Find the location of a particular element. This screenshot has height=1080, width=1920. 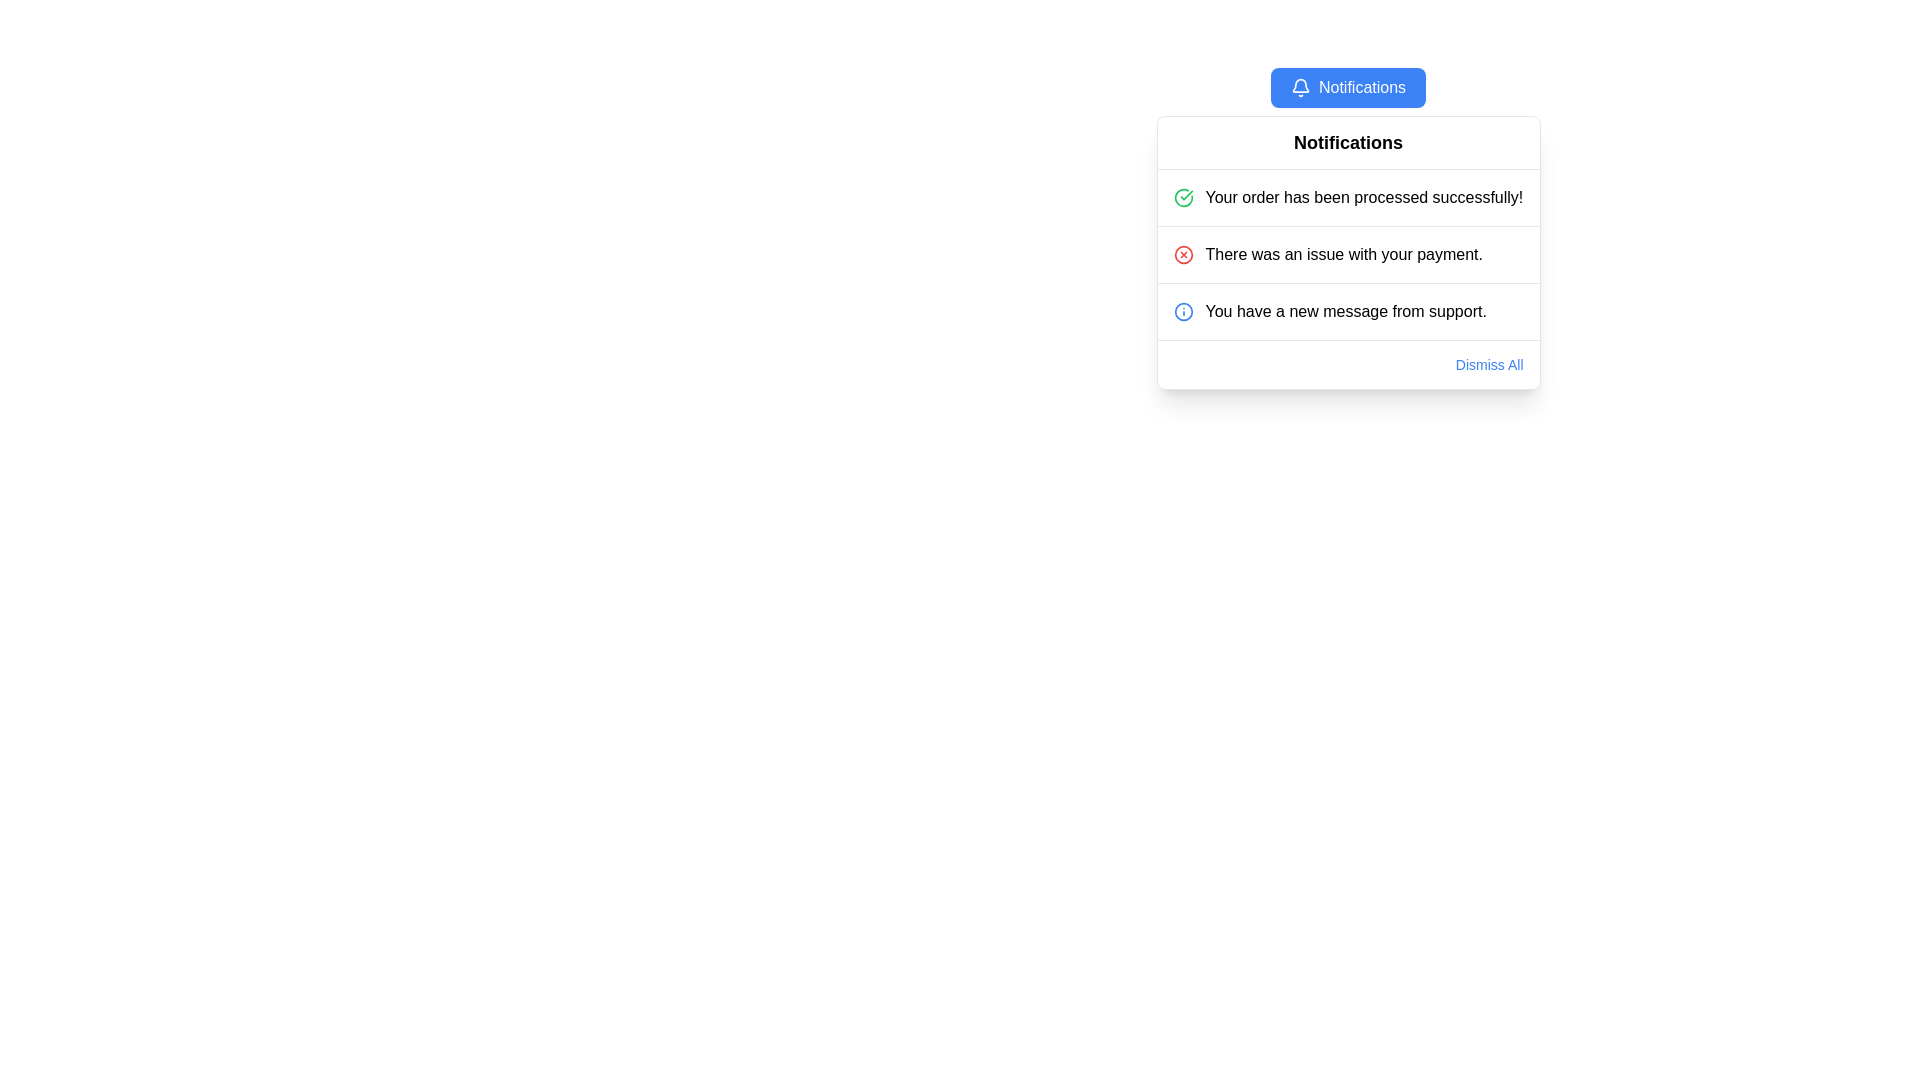

the green checkmark icon that indicates success, which is located at the start of the notification message 'Your order has been processed successfully!' is located at coordinates (1183, 197).